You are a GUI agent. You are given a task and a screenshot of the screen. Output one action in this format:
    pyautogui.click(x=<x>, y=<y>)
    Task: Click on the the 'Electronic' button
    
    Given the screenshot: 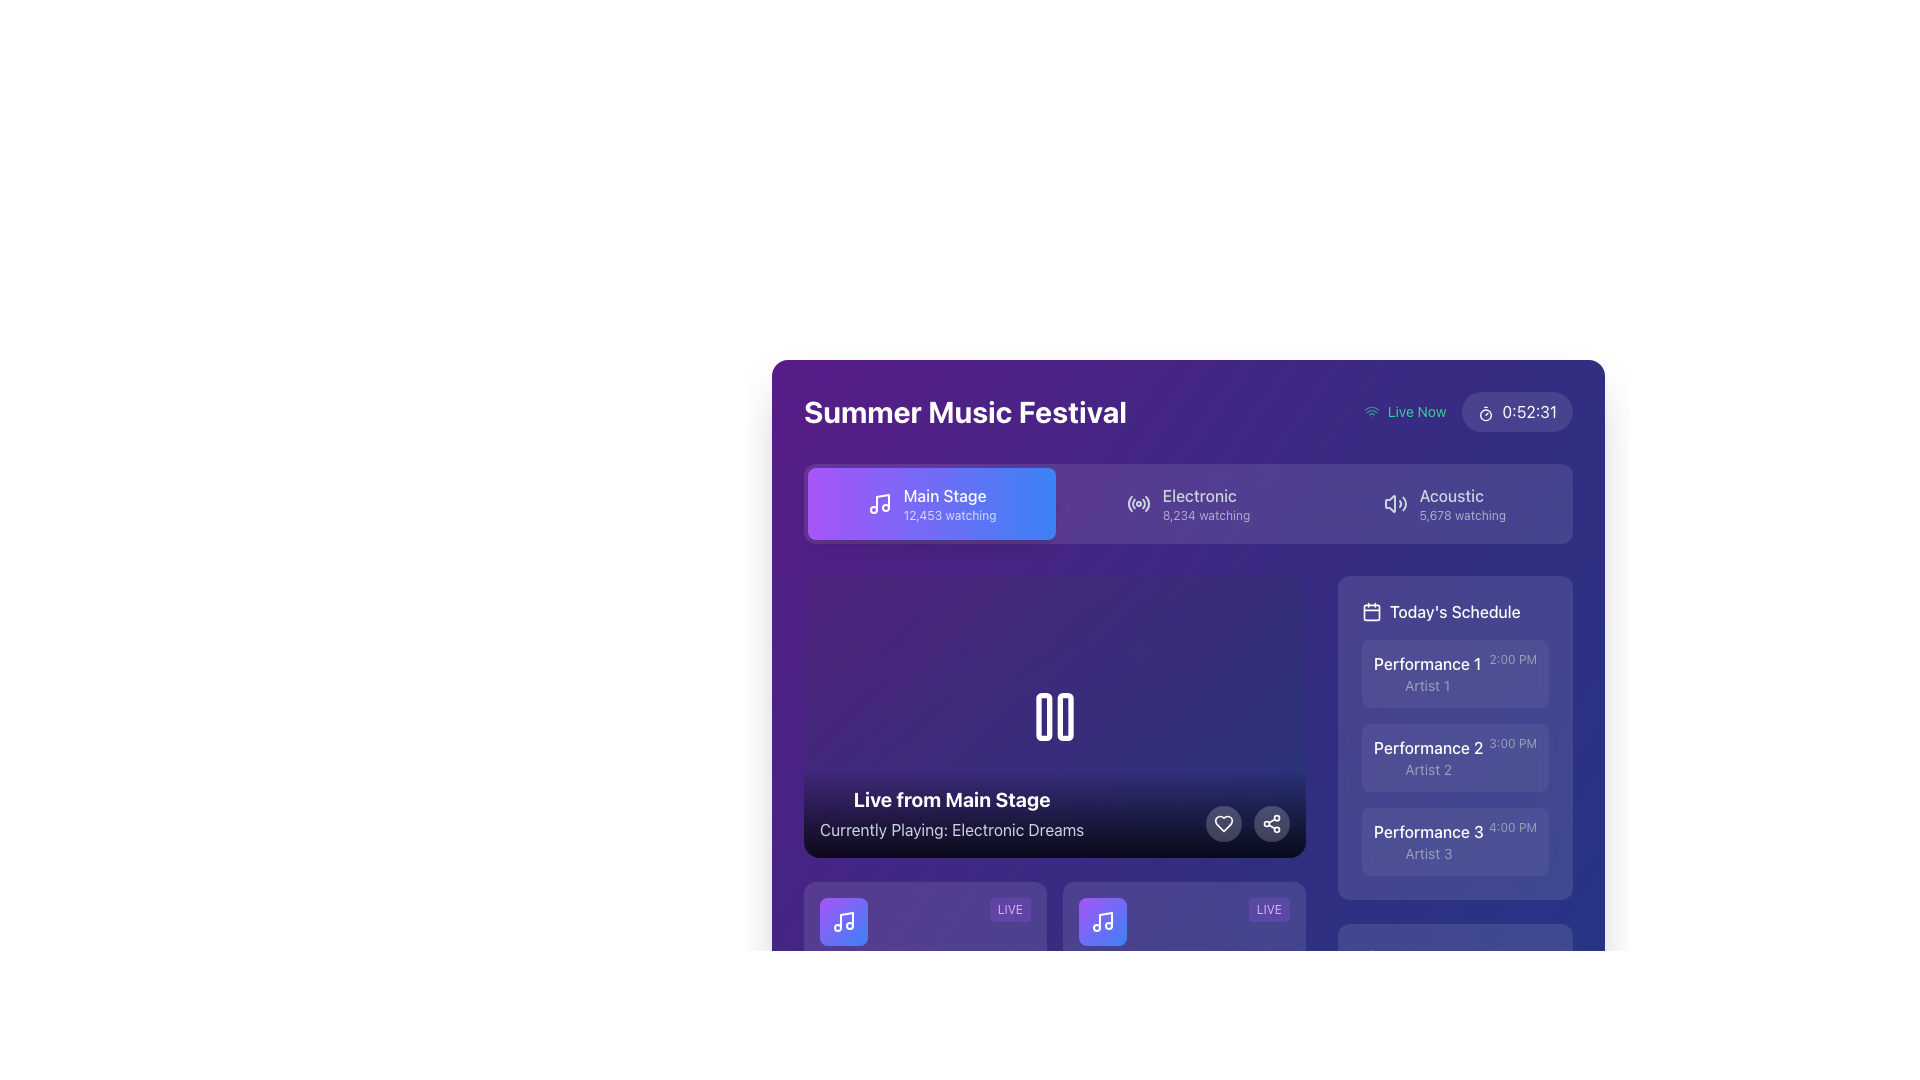 What is the action you would take?
    pyautogui.click(x=1205, y=503)
    